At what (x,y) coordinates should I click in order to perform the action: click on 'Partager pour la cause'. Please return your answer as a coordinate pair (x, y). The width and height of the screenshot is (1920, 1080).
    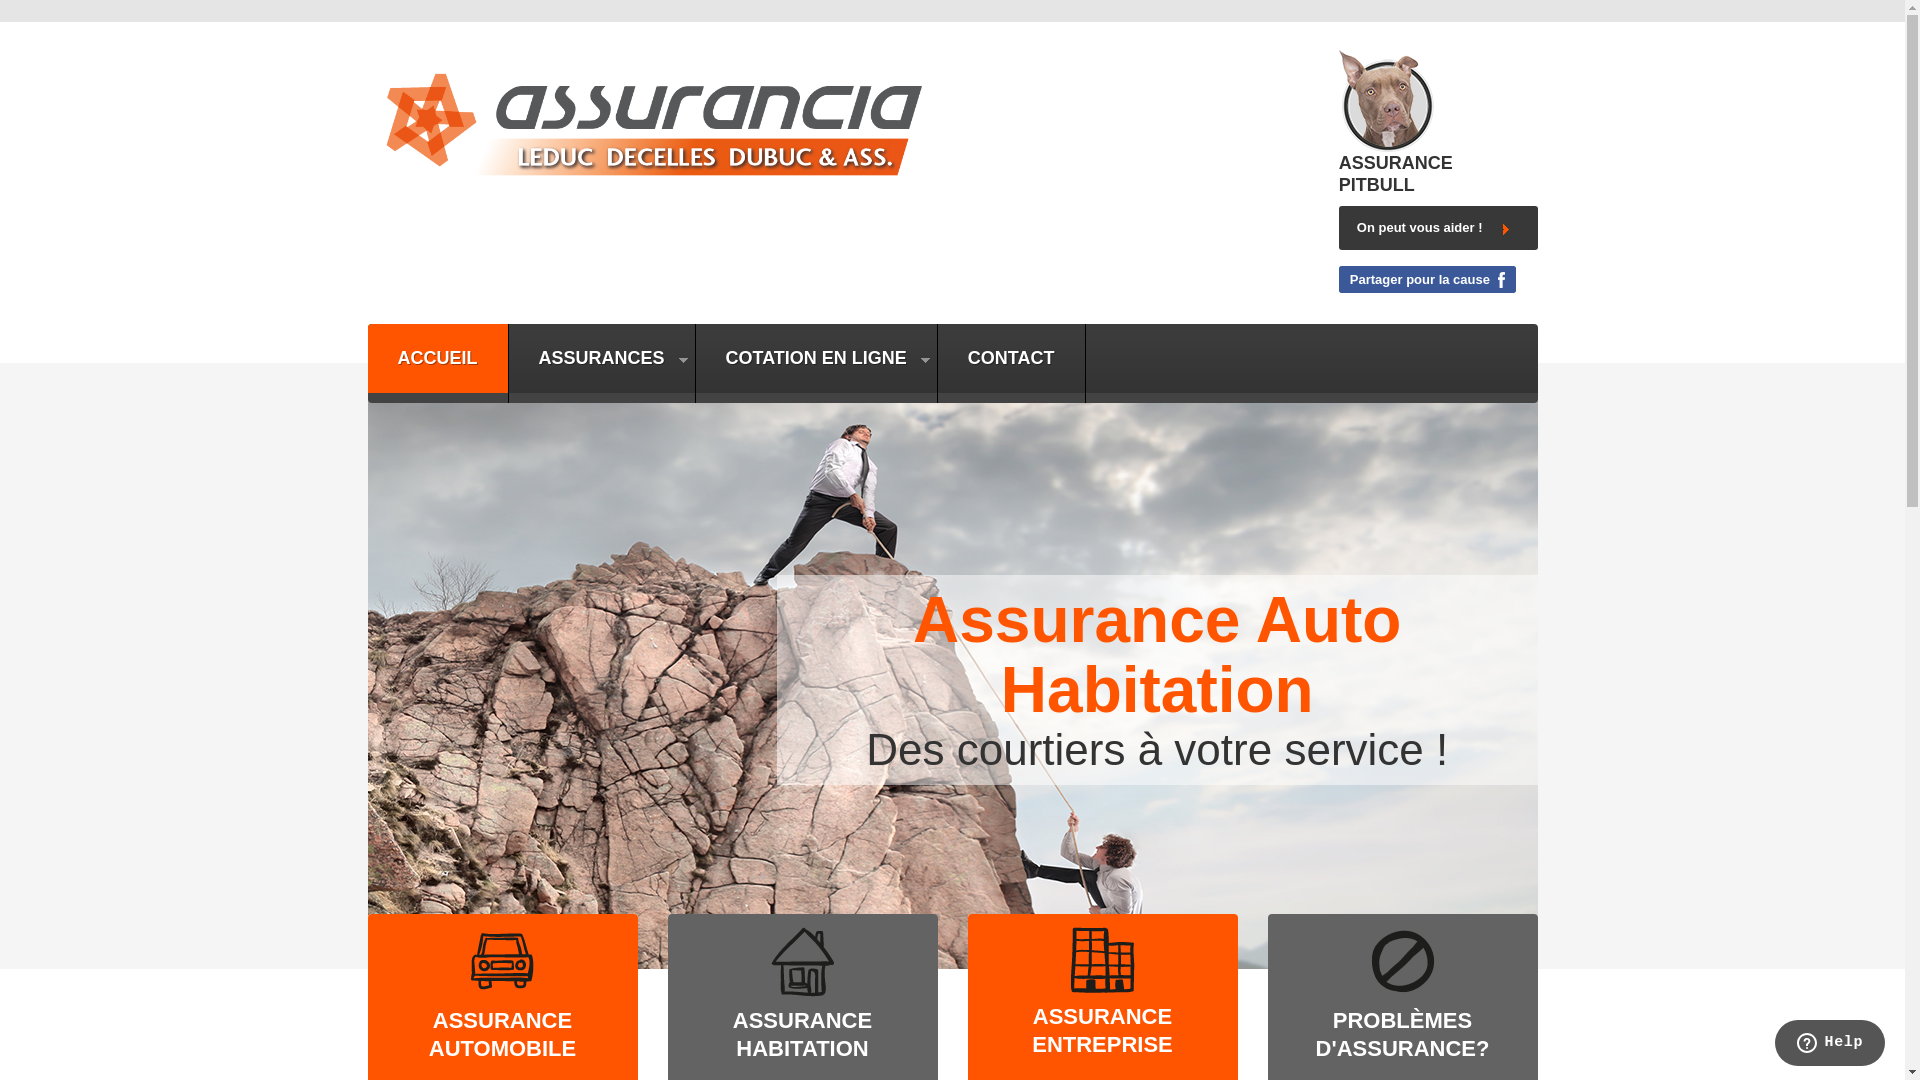
    Looking at the image, I should click on (1339, 279).